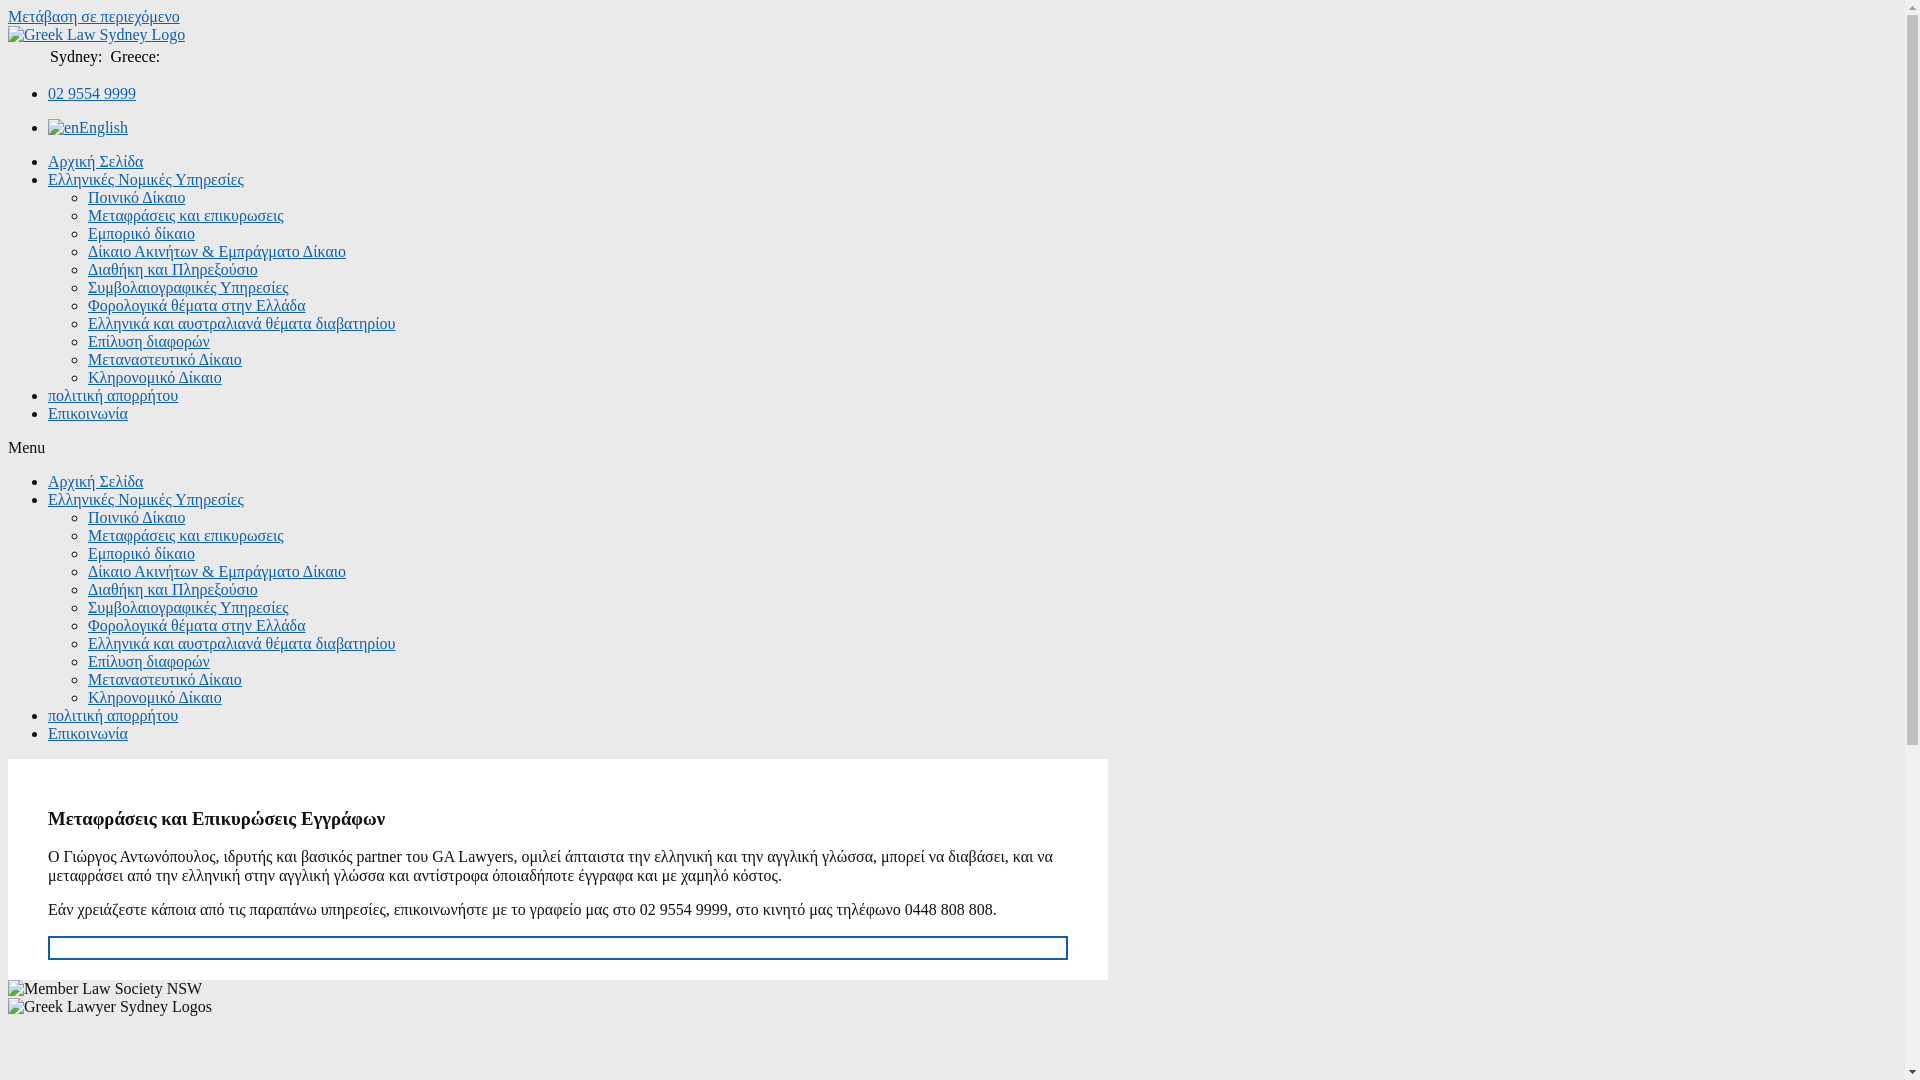 This screenshot has width=1920, height=1080. What do you see at coordinates (48, 93) in the screenshot?
I see `'02 9554 9999'` at bounding box center [48, 93].